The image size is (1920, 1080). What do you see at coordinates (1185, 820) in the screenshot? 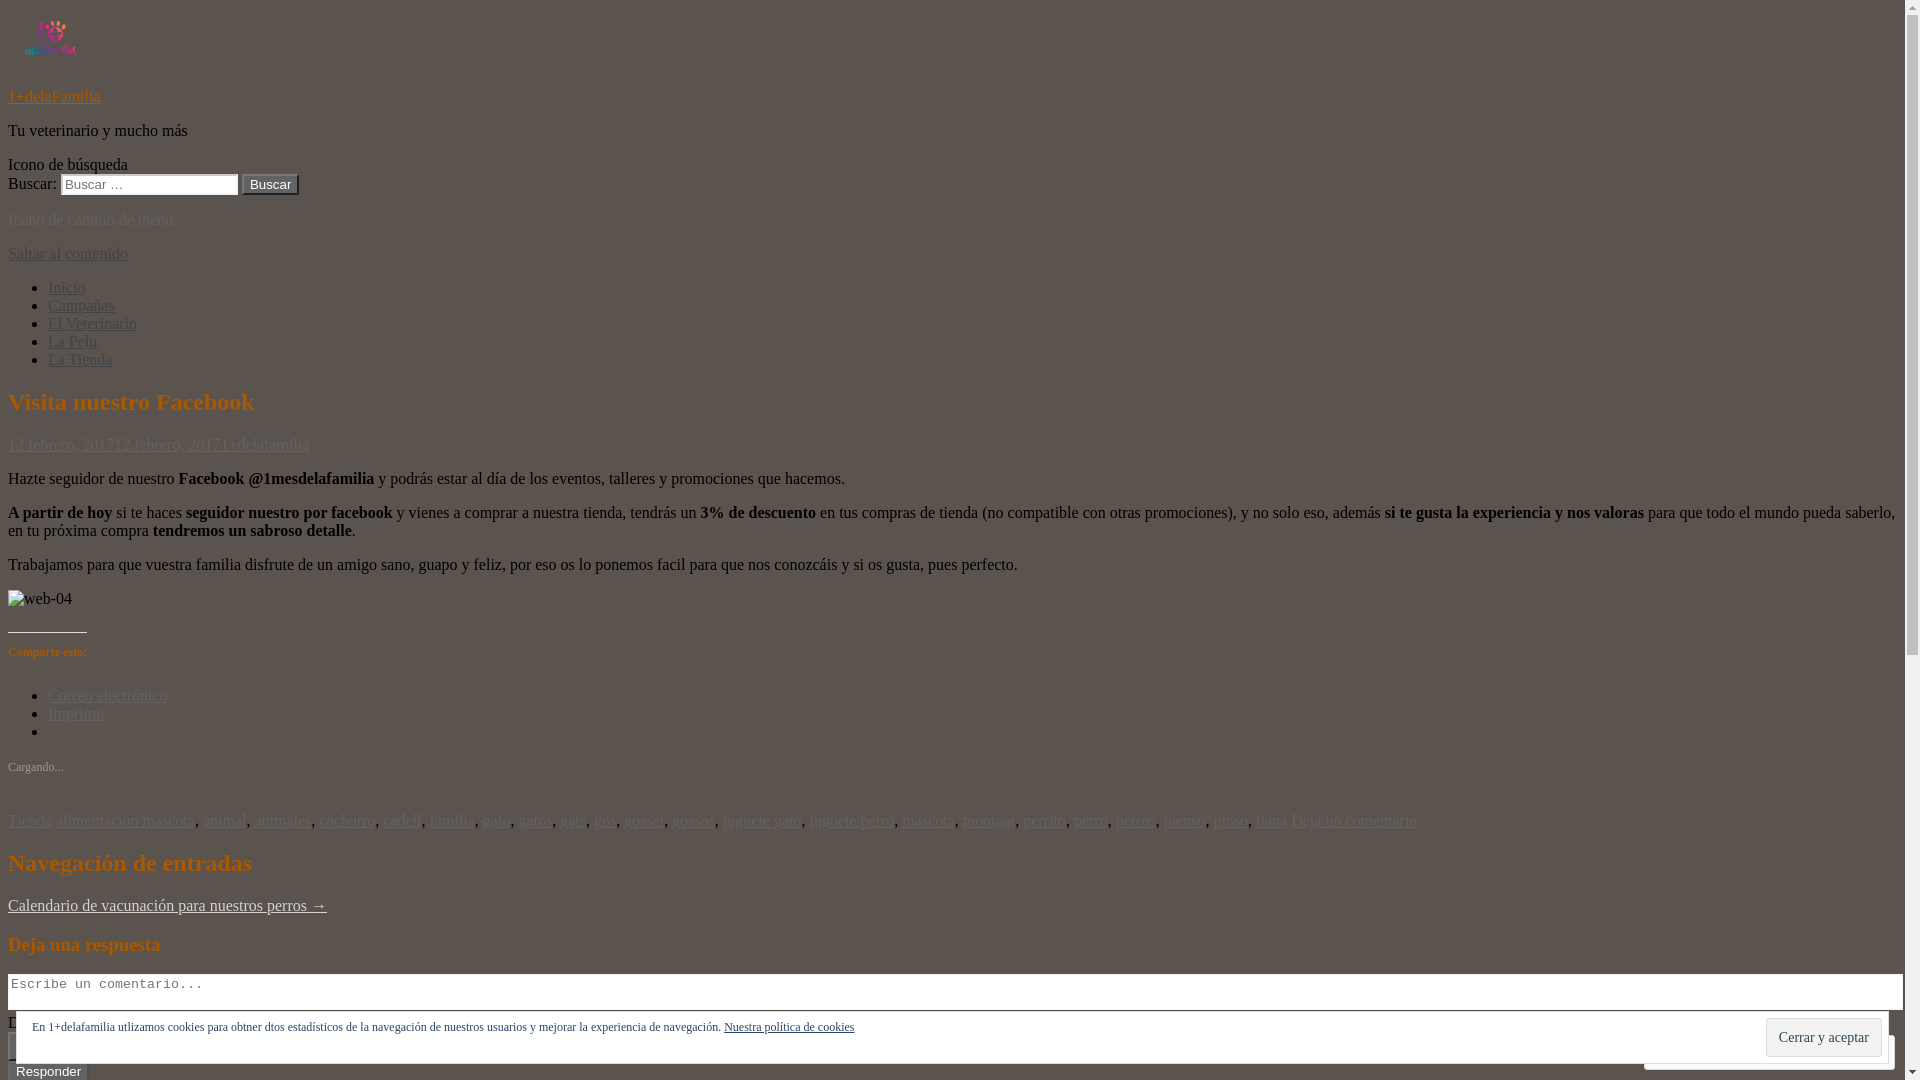
I see `'pienso'` at bounding box center [1185, 820].